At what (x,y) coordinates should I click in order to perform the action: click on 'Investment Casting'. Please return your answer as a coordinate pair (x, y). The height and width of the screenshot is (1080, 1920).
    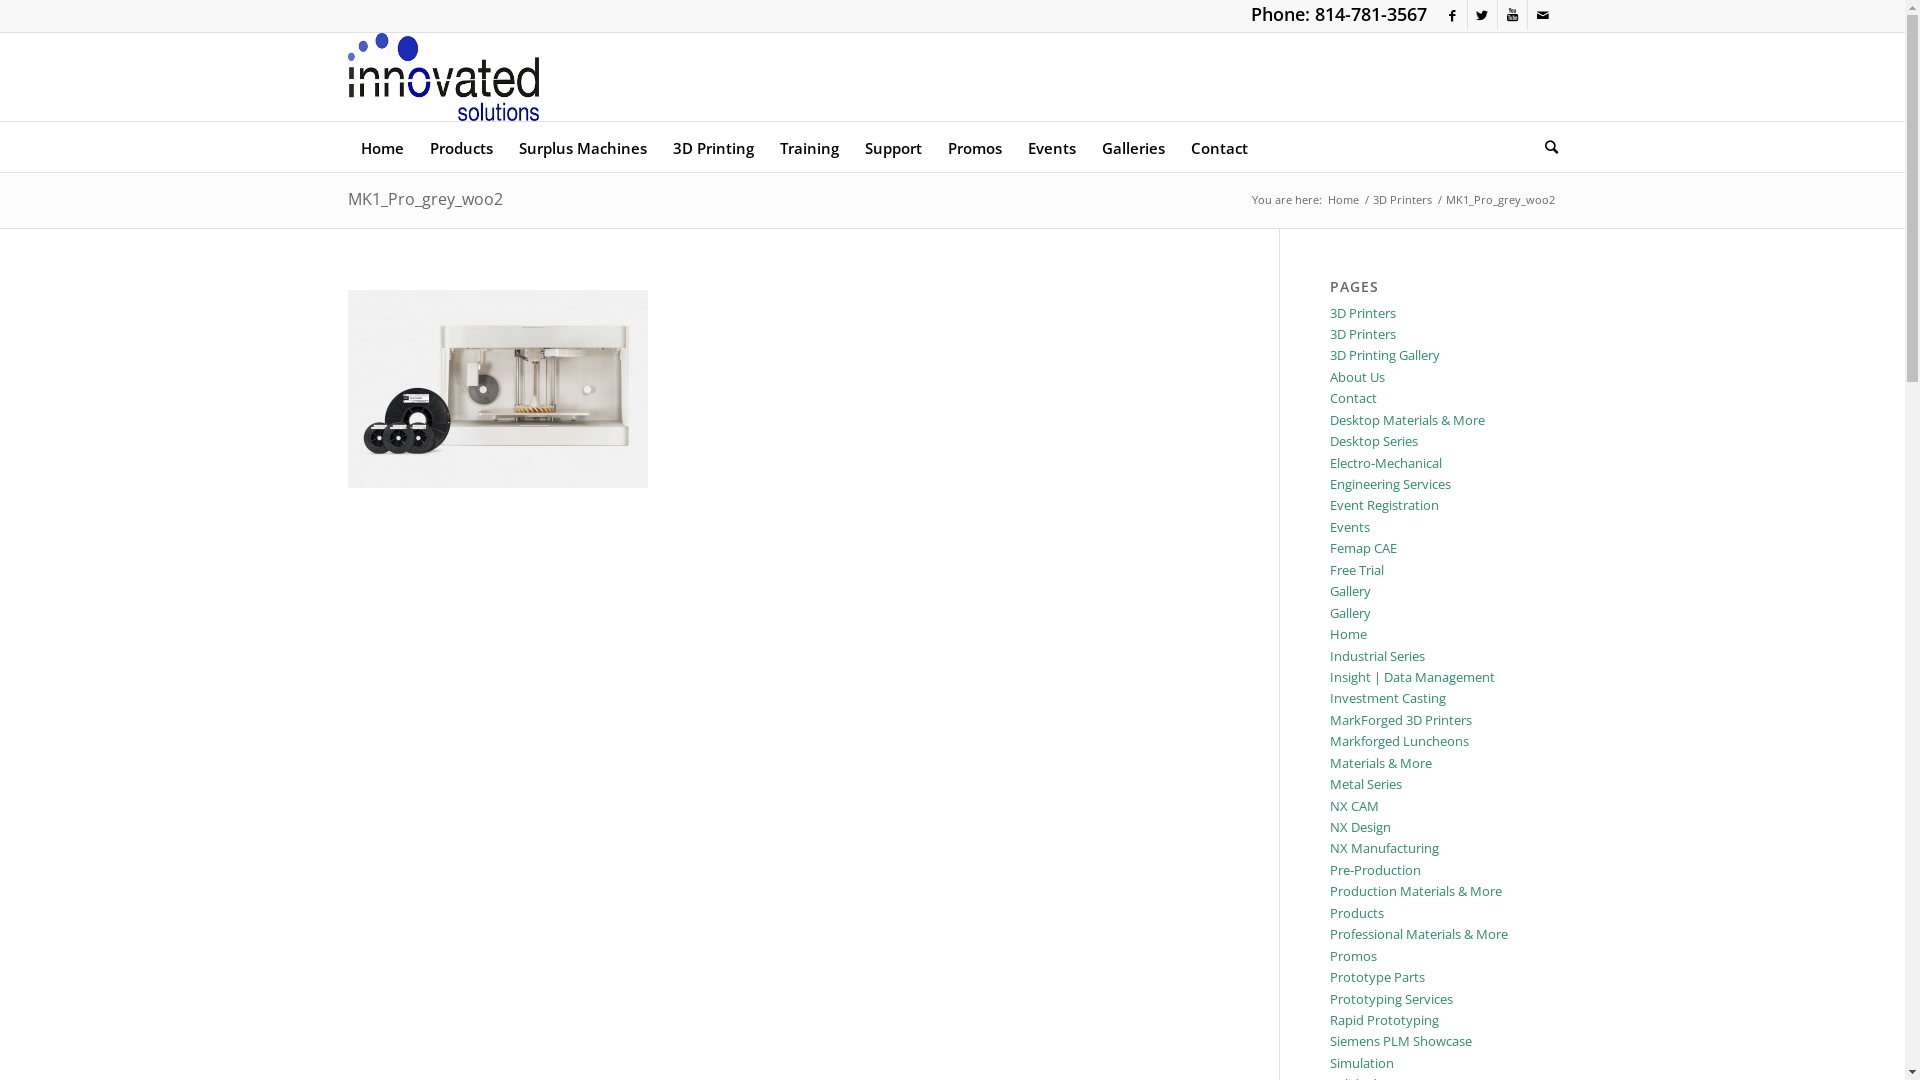
    Looking at the image, I should click on (1386, 697).